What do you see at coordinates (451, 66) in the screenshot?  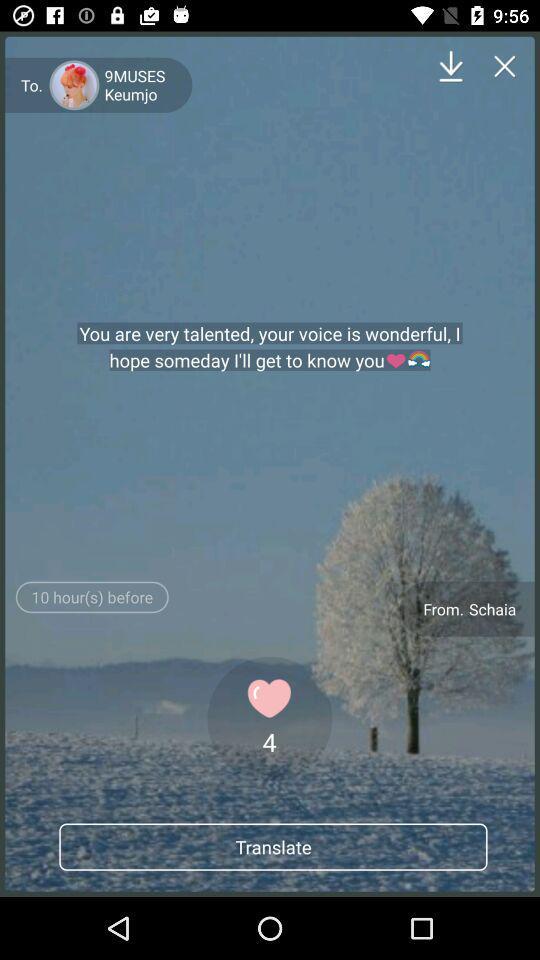 I see `item next to the 9muses` at bounding box center [451, 66].